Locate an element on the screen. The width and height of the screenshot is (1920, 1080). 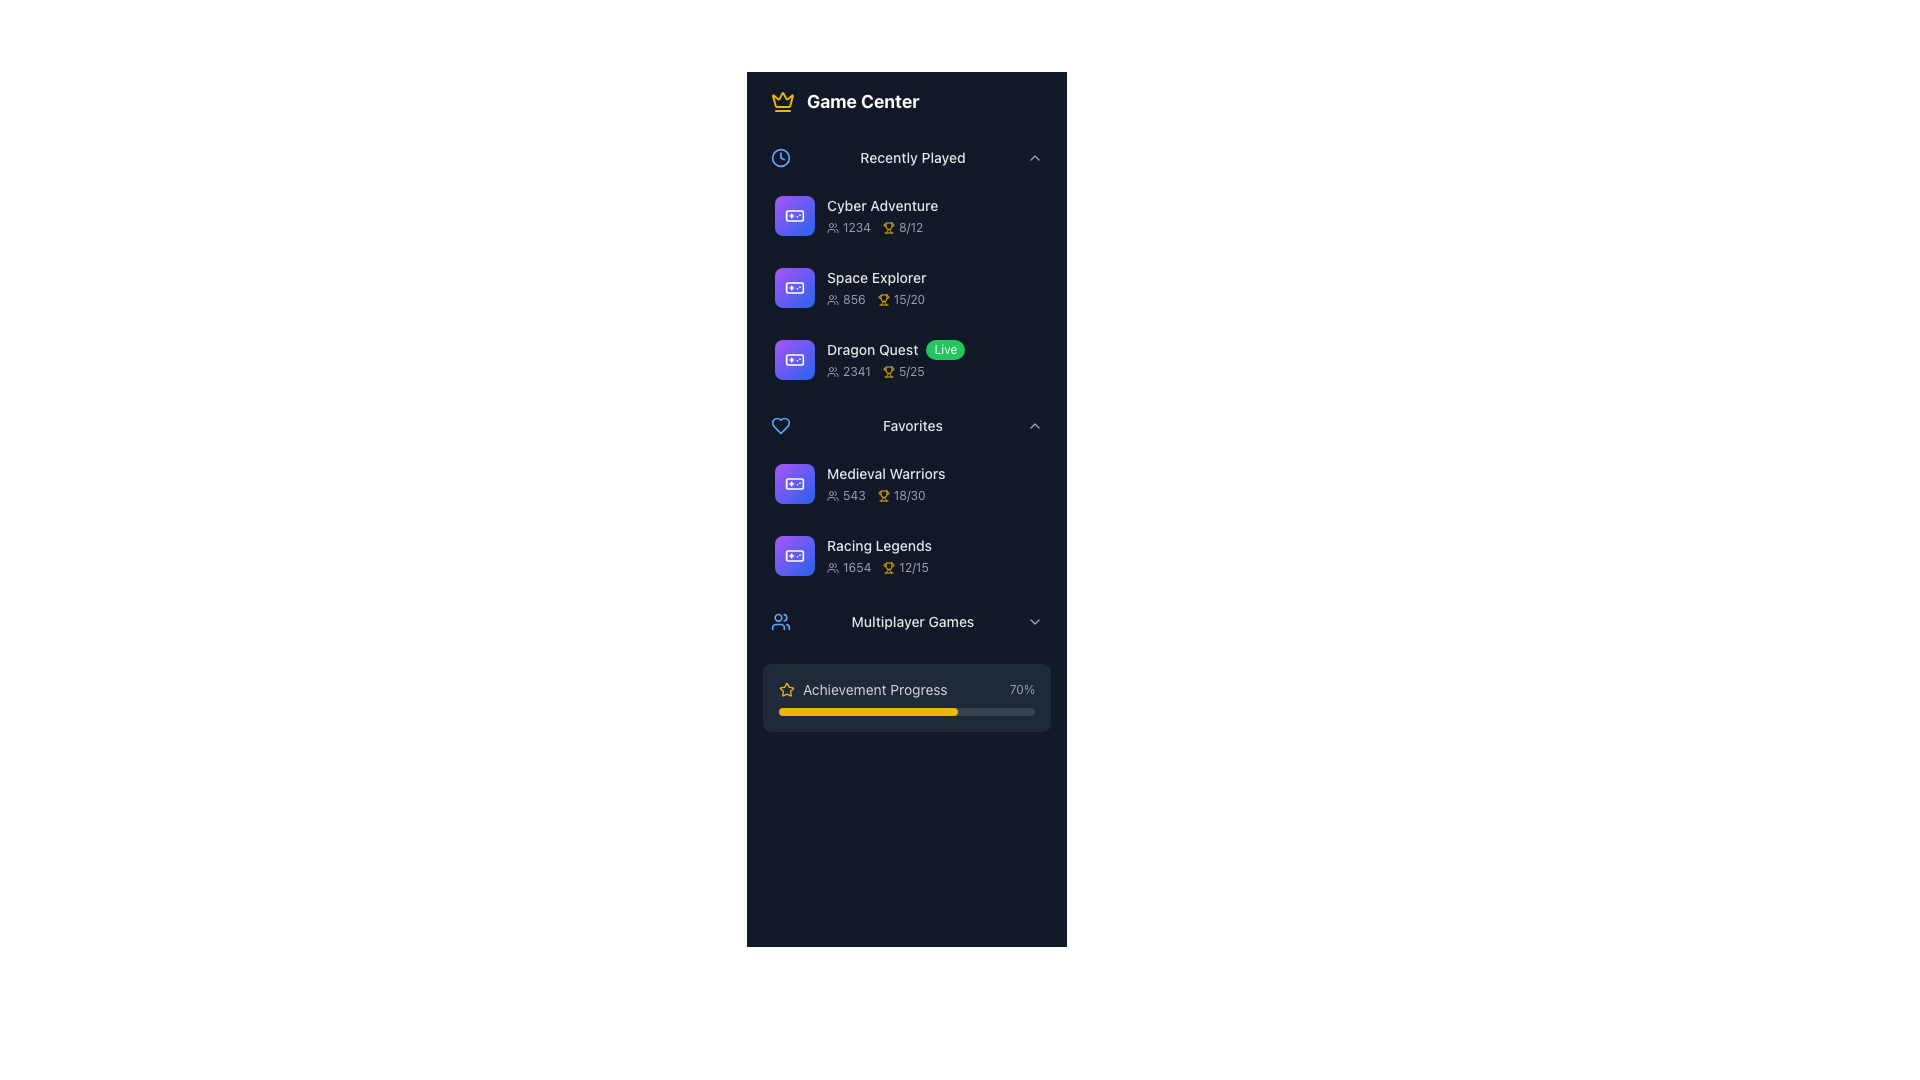
the text label 'Cyber Adventure', which is styled with a small font size and medium font weight, located in the 'Recently Played' section of the game menu interface is located at coordinates (881, 205).